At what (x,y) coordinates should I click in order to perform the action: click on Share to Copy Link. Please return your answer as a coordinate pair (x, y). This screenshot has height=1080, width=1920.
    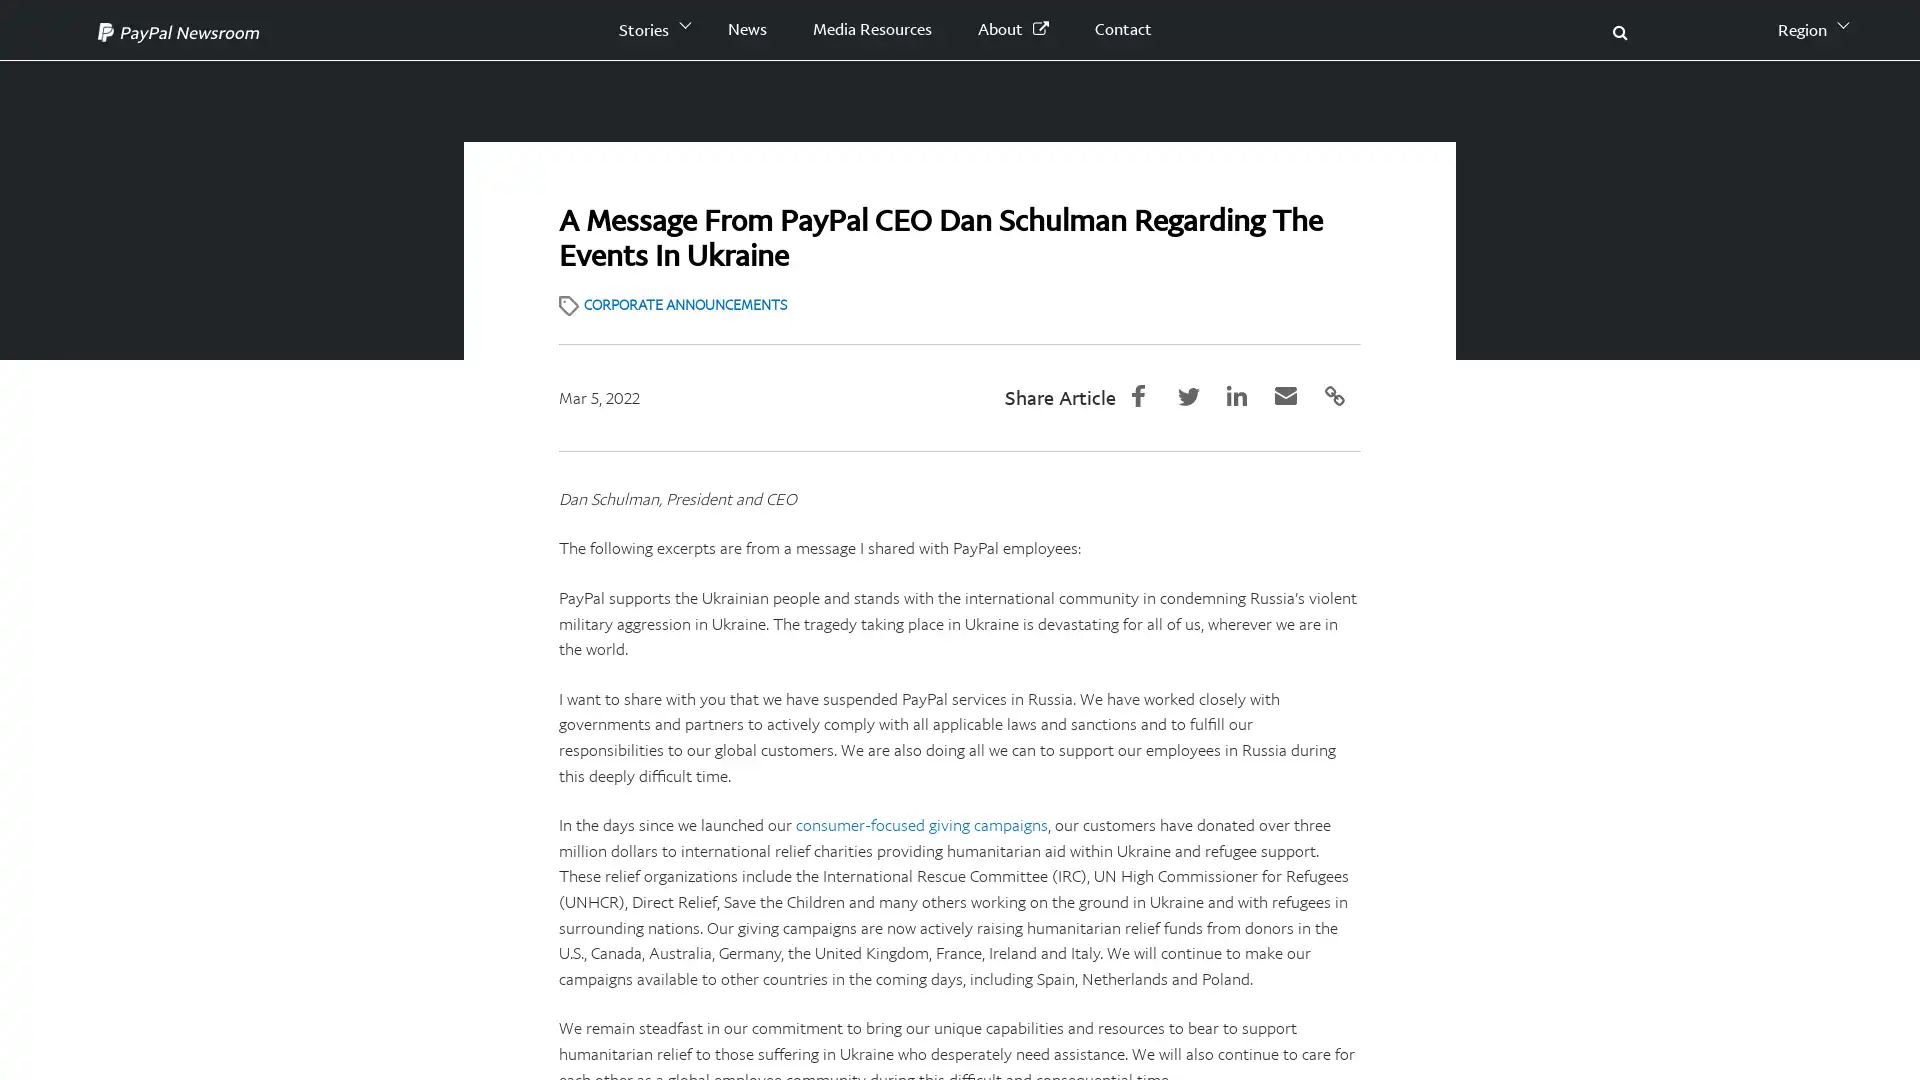
    Looking at the image, I should click on (1338, 394).